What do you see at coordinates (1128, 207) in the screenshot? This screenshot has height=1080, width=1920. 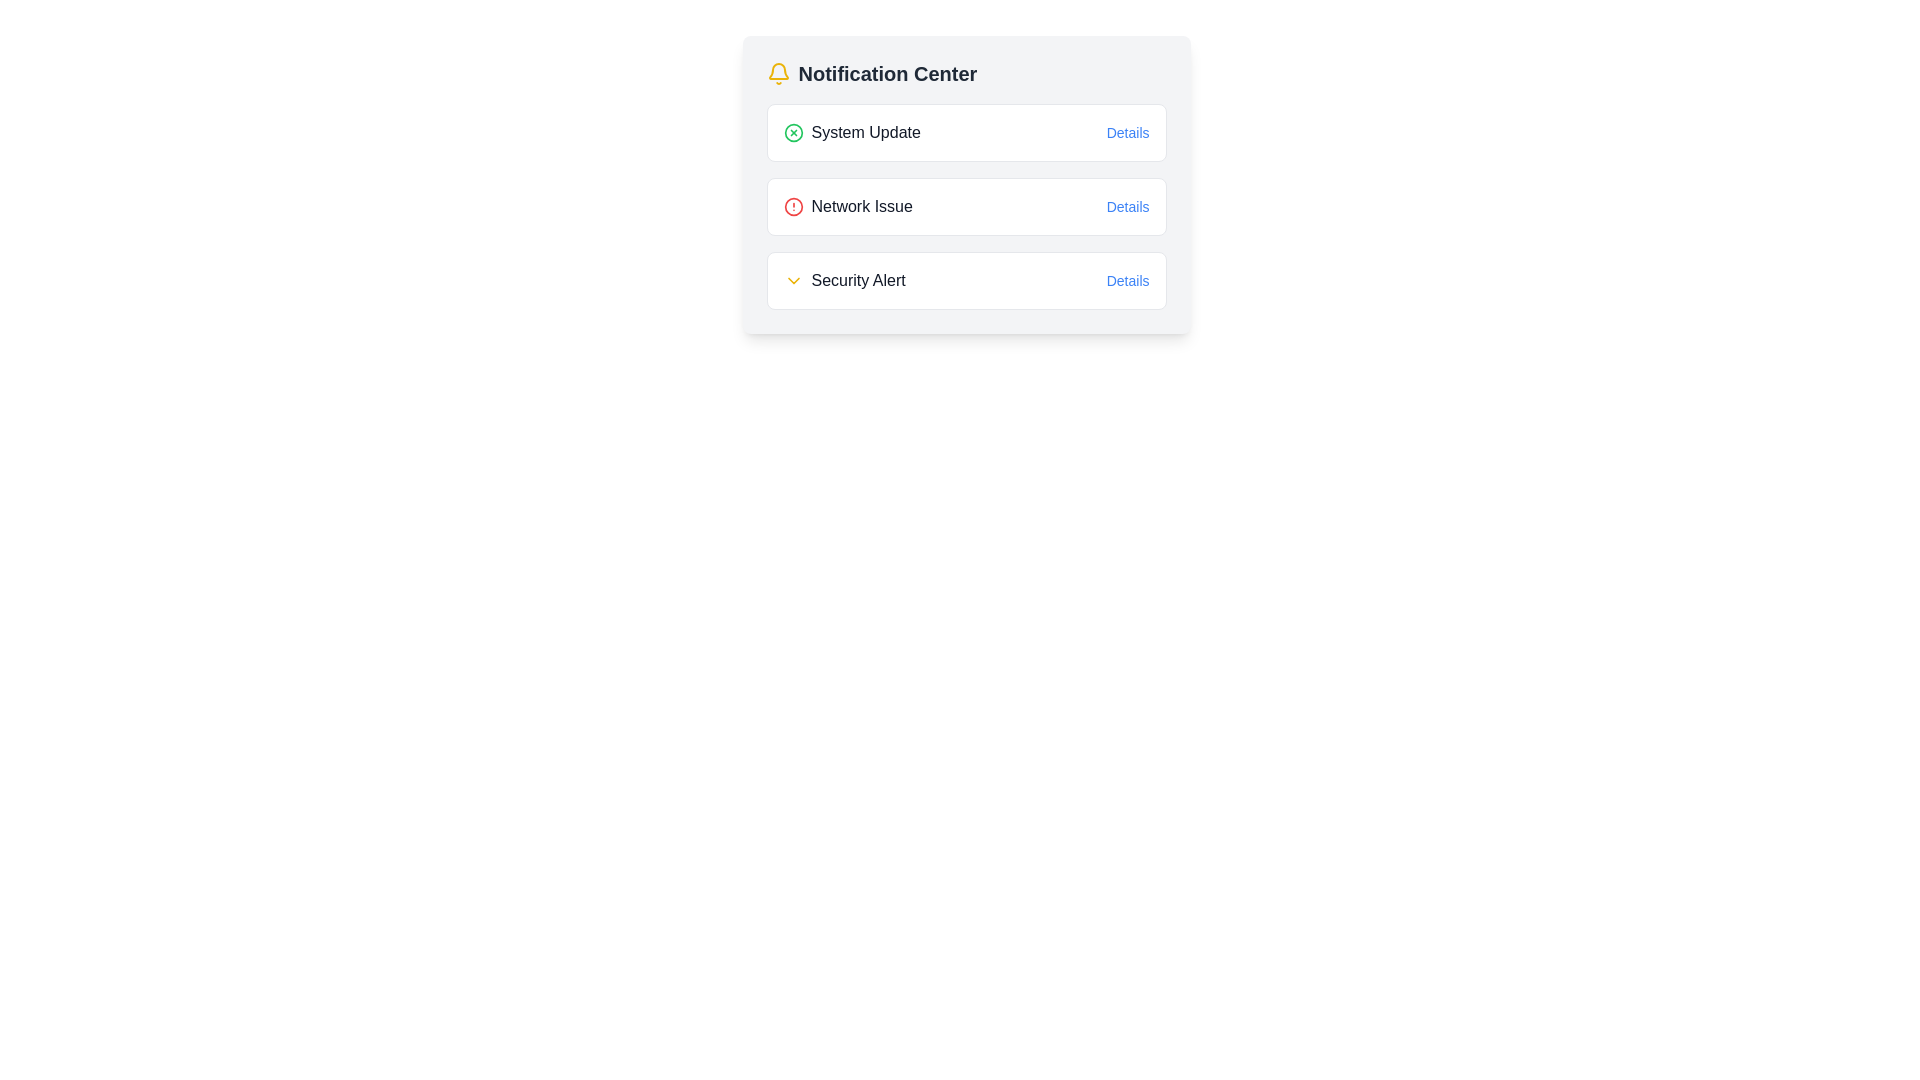 I see `the blue-colored text link labeled 'Details', which is styled as a hyperlink and positioned to the far right of the 'Network Issue' label` at bounding box center [1128, 207].